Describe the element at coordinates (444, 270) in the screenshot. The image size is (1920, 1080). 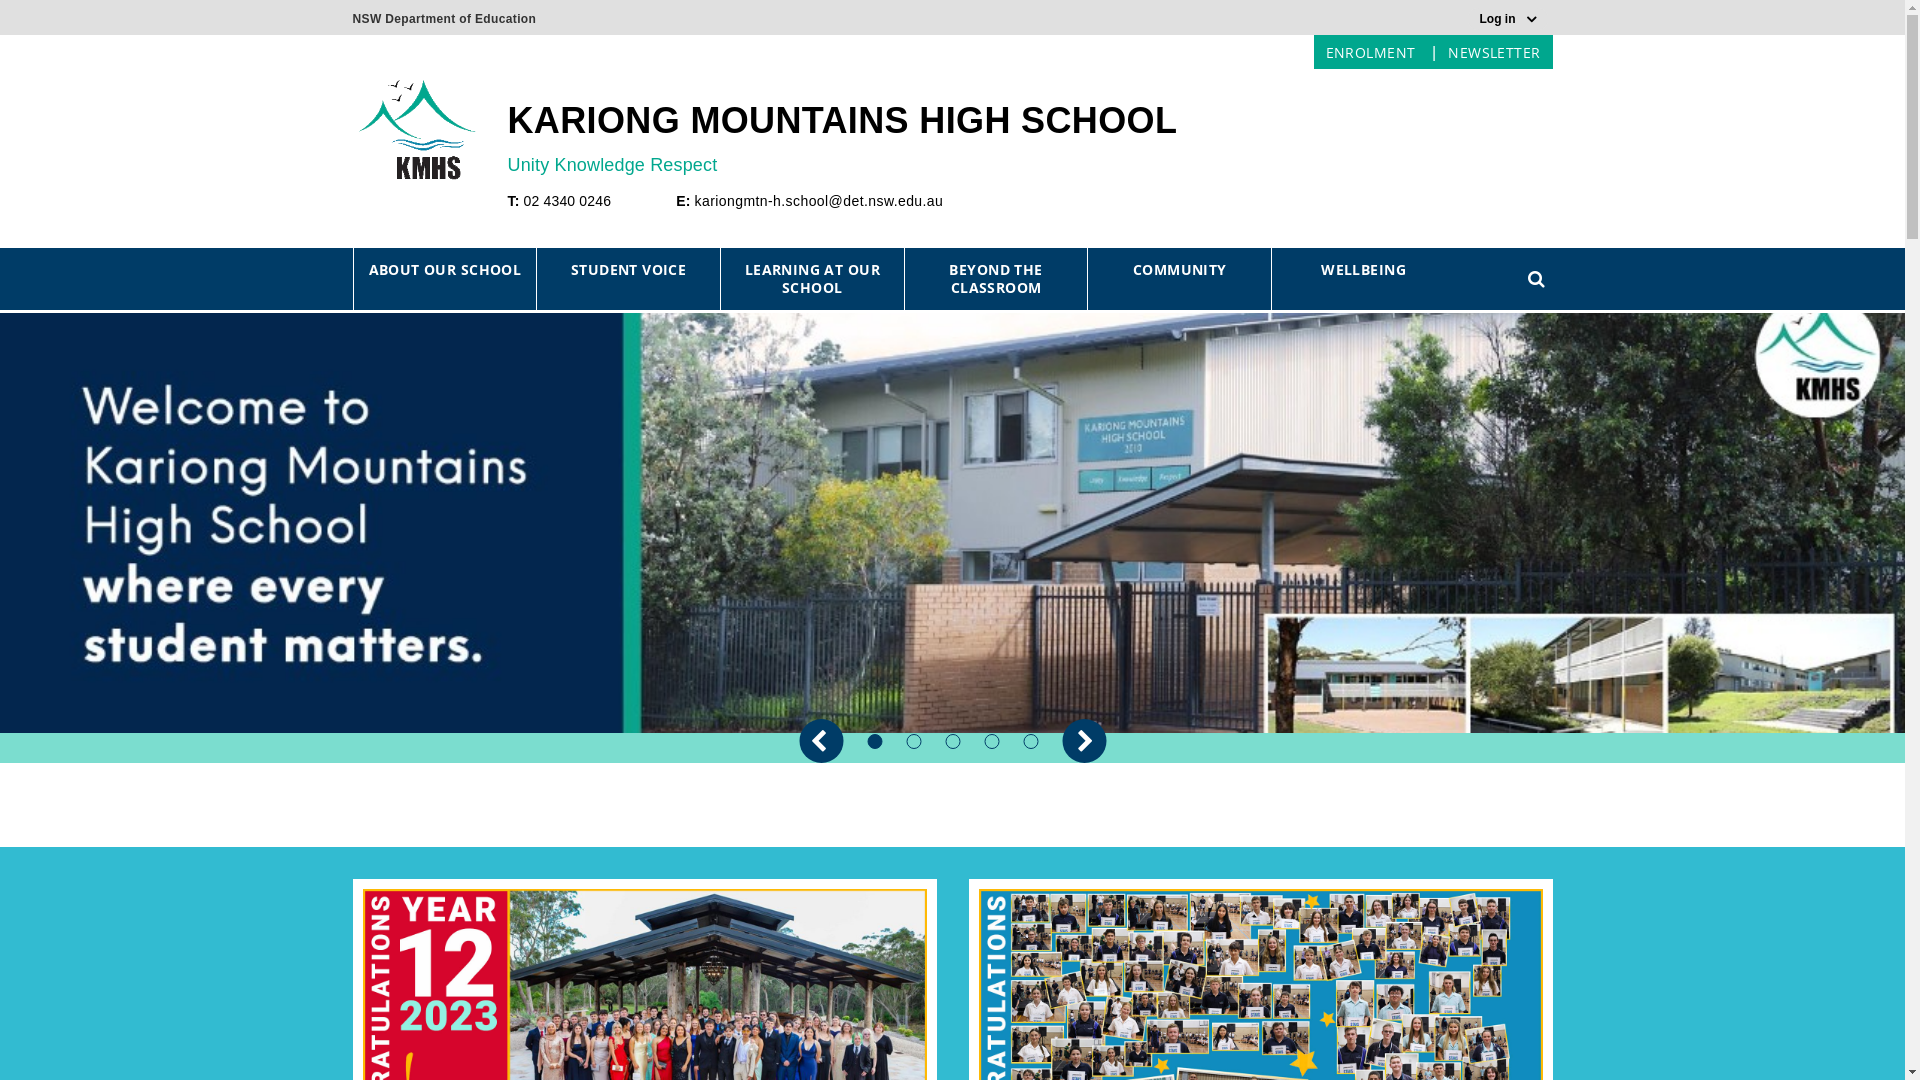
I see `'ABOUT OUR SCHOOL'` at that location.